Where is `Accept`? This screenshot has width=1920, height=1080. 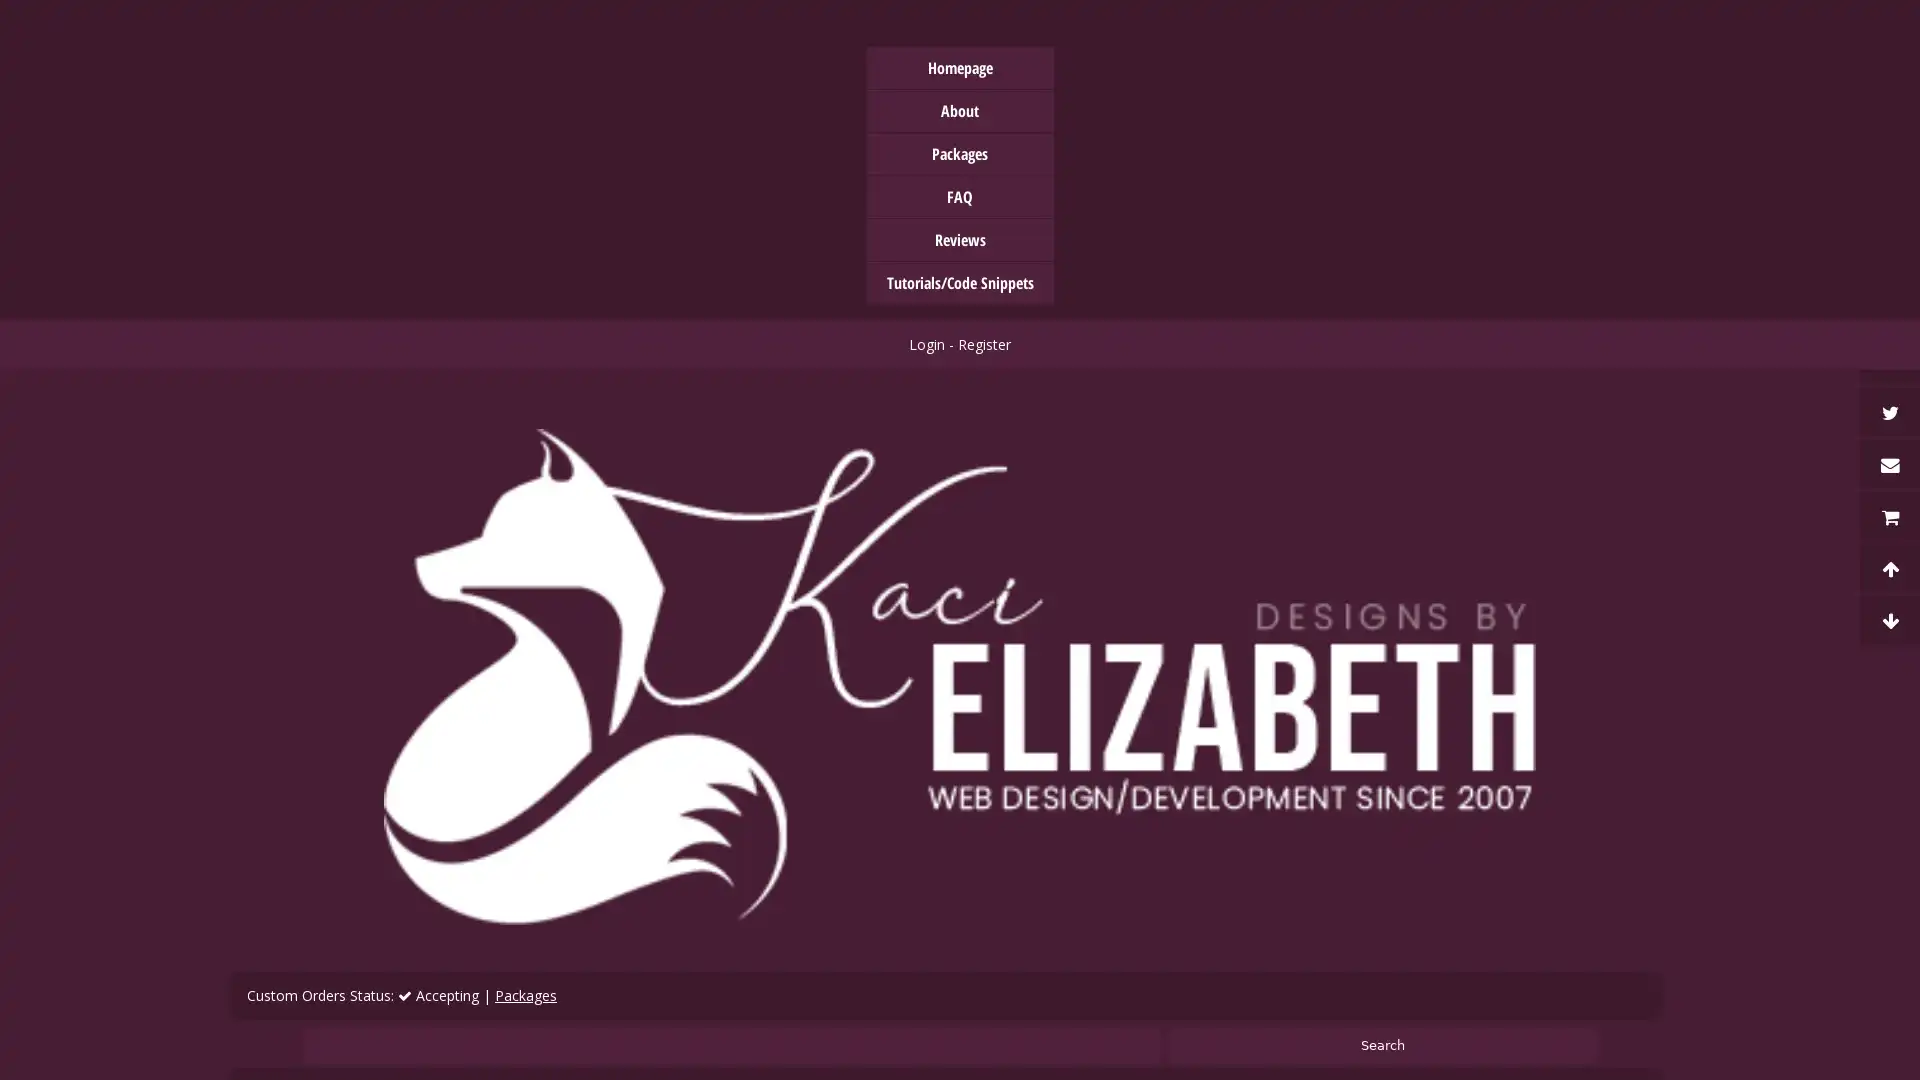
Accept is located at coordinates (1365, 1048).